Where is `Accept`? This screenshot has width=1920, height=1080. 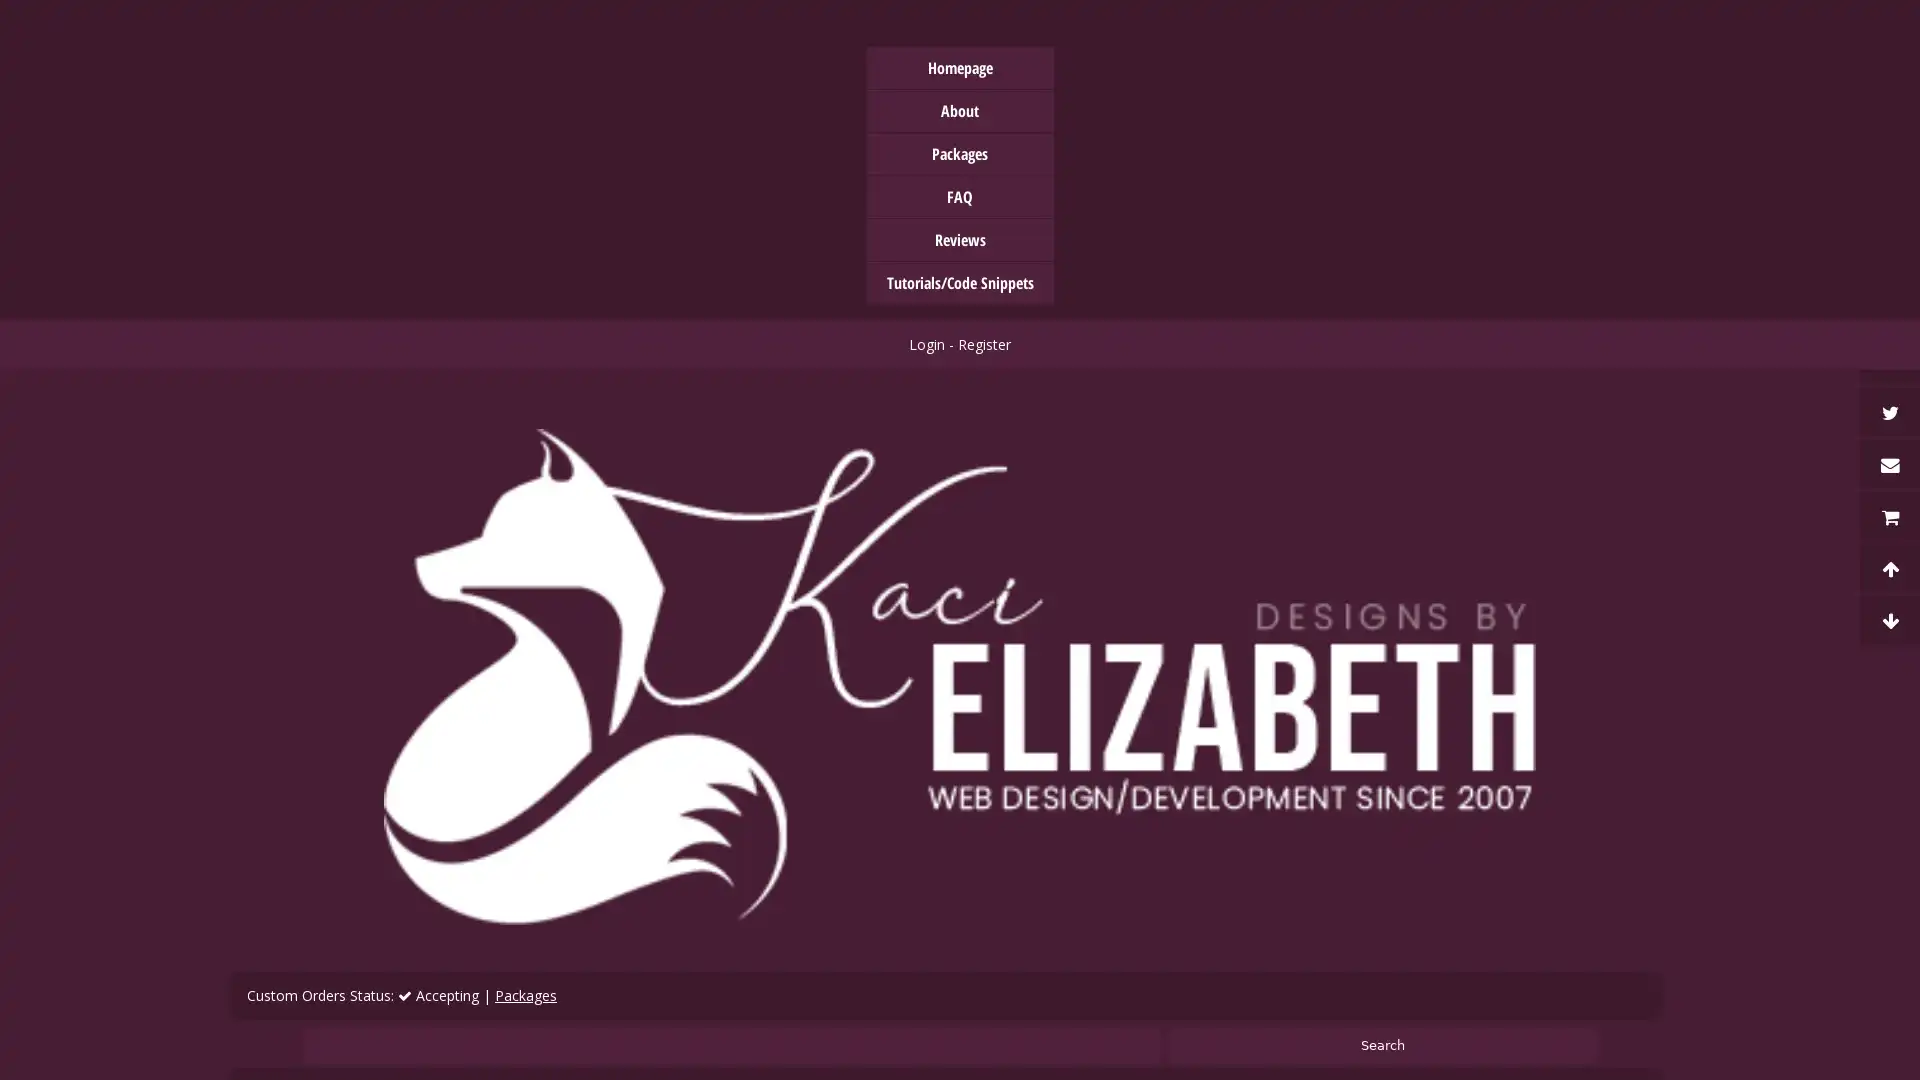
Accept is located at coordinates (1365, 1048).